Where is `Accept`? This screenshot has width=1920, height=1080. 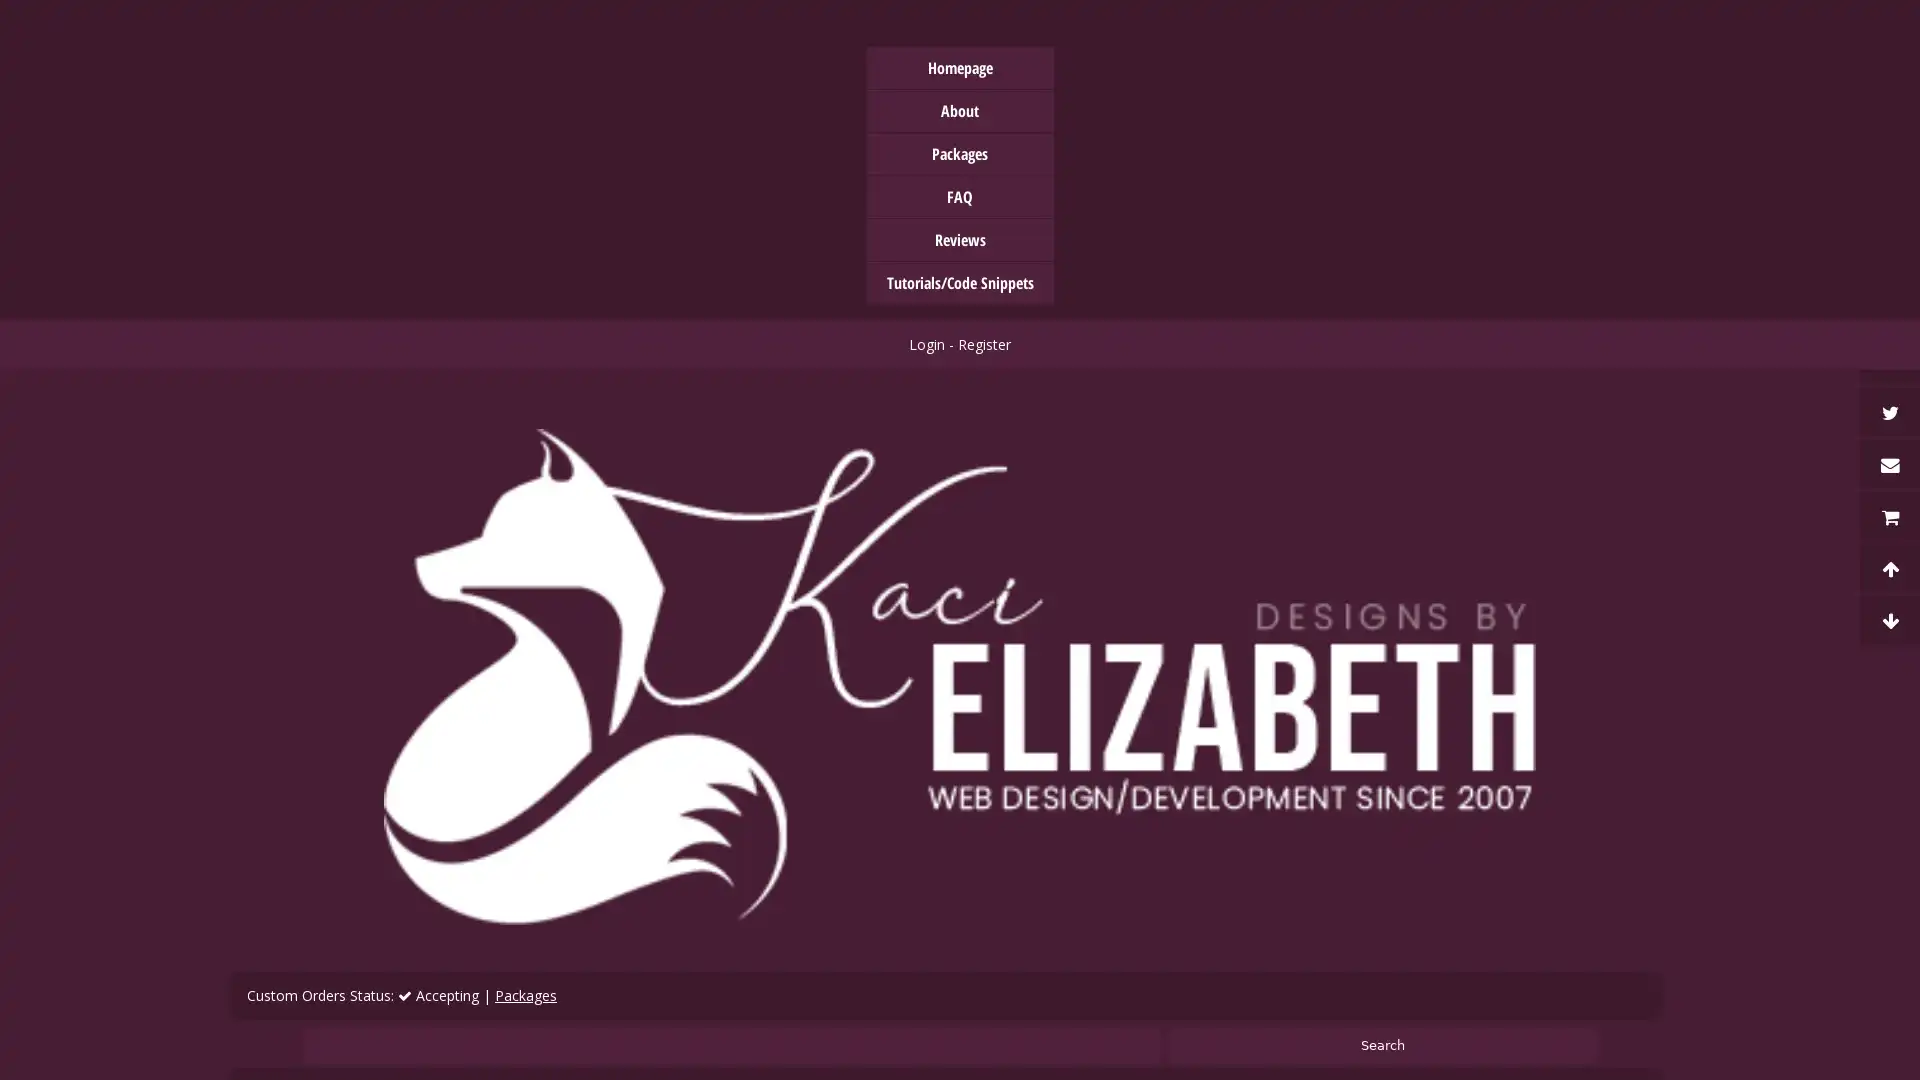
Accept is located at coordinates (1365, 1048).